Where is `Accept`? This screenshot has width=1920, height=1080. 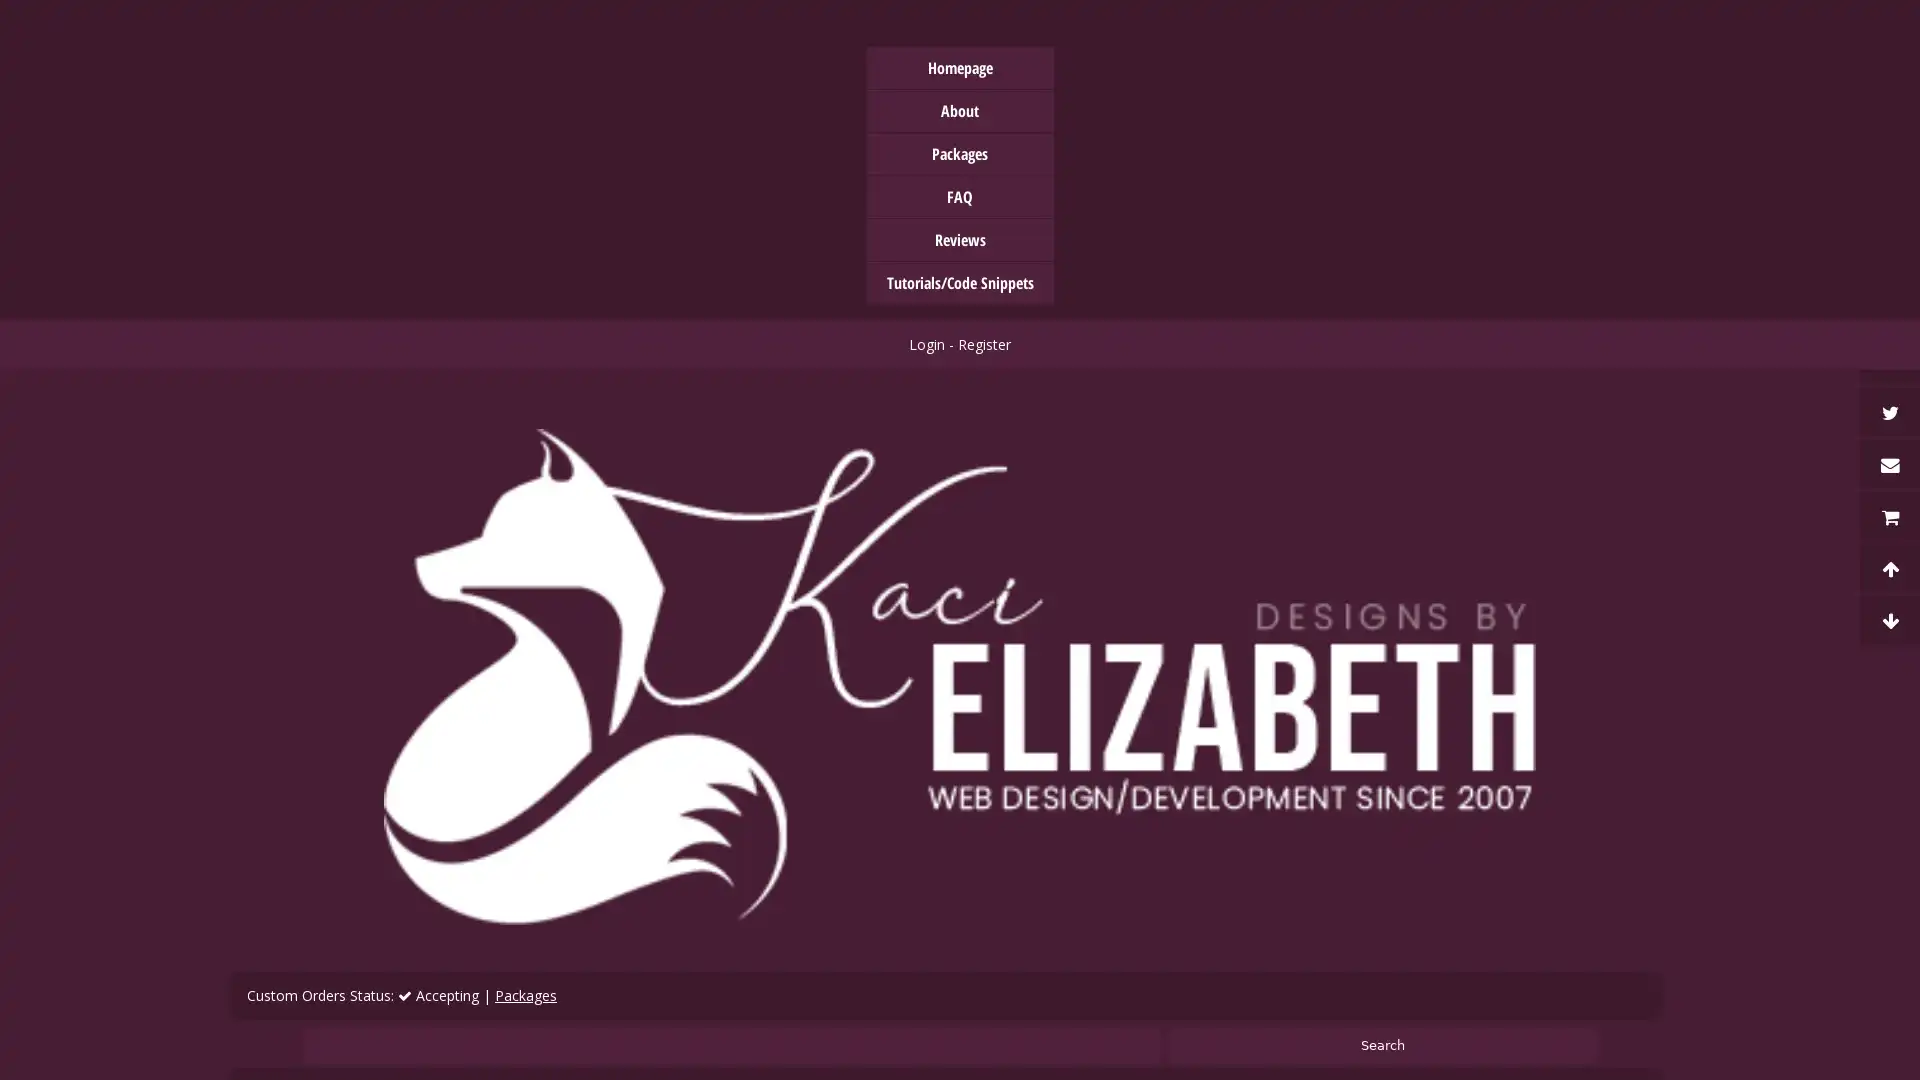
Accept is located at coordinates (1365, 1048).